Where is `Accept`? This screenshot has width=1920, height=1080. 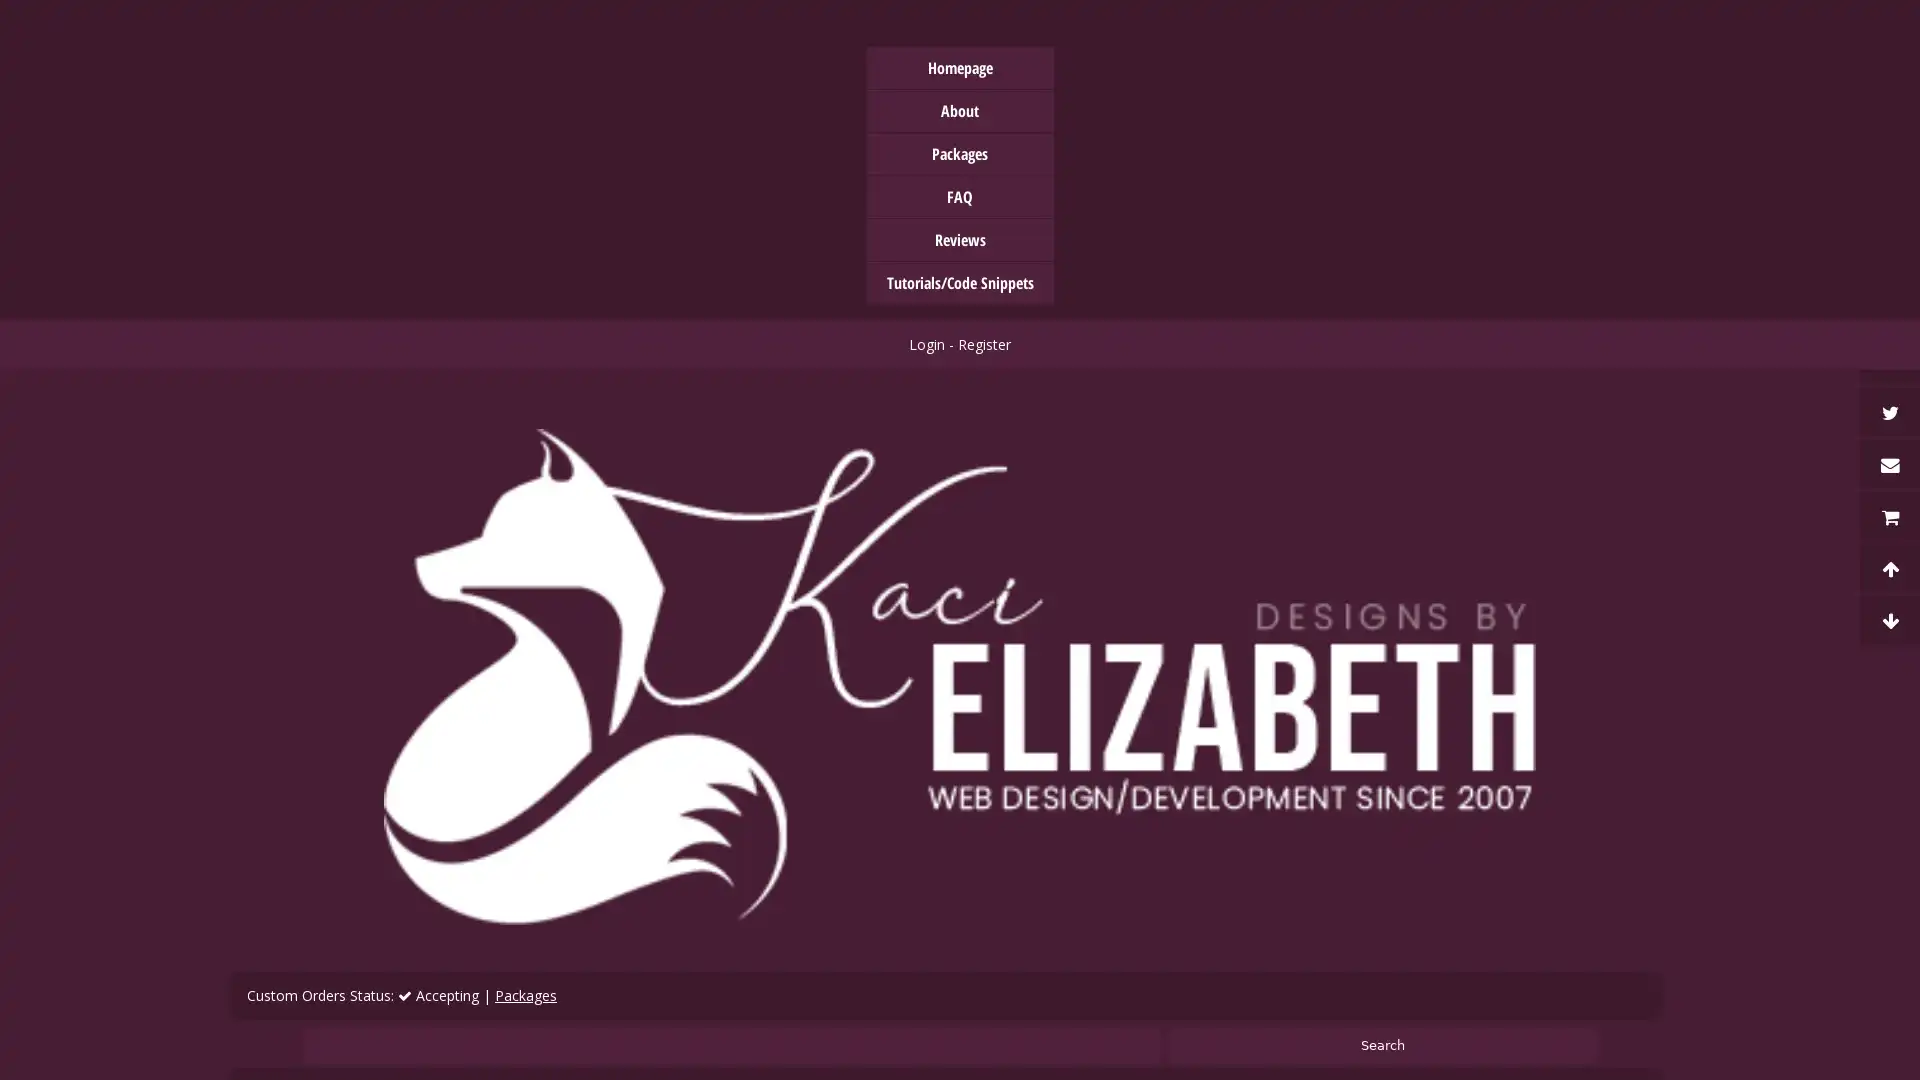
Accept is located at coordinates (1365, 1048).